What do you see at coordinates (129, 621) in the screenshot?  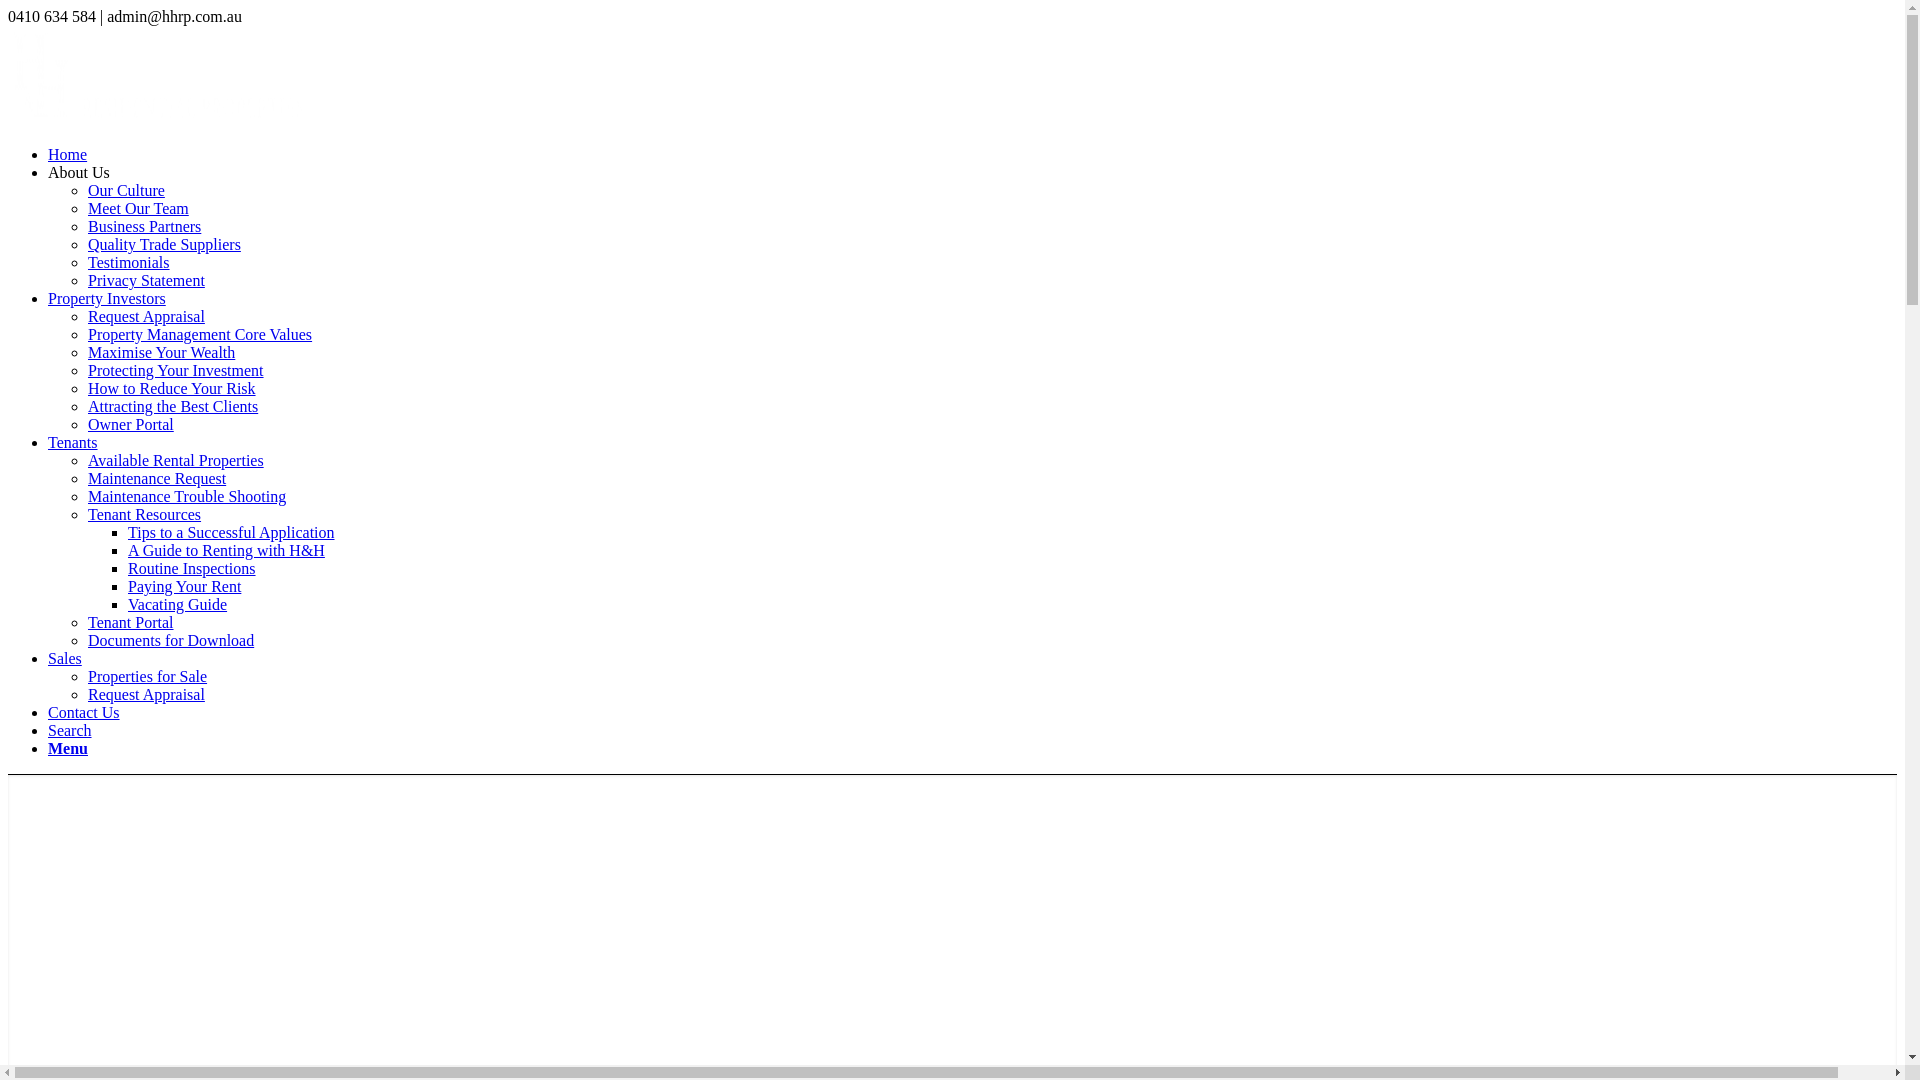 I see `'Tenant Portal'` at bounding box center [129, 621].